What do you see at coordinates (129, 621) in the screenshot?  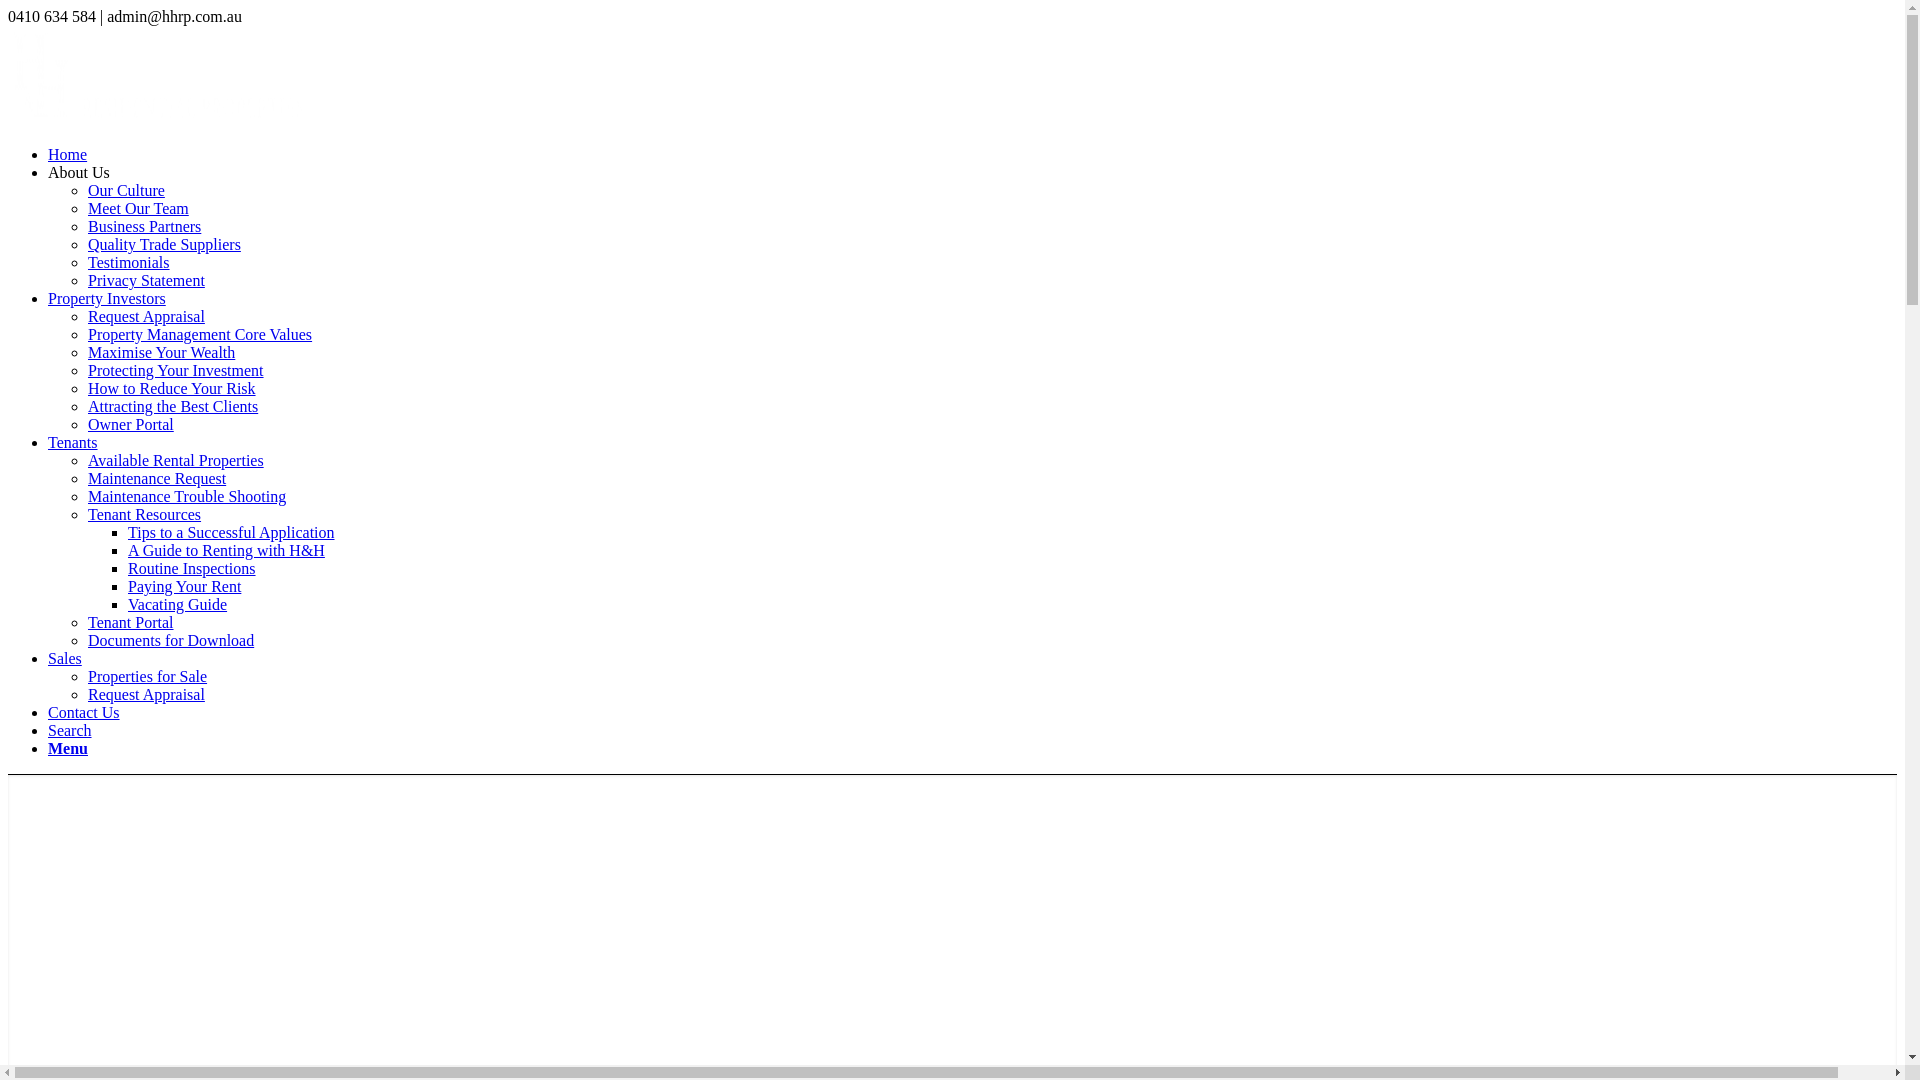 I see `'Tenant Portal'` at bounding box center [129, 621].